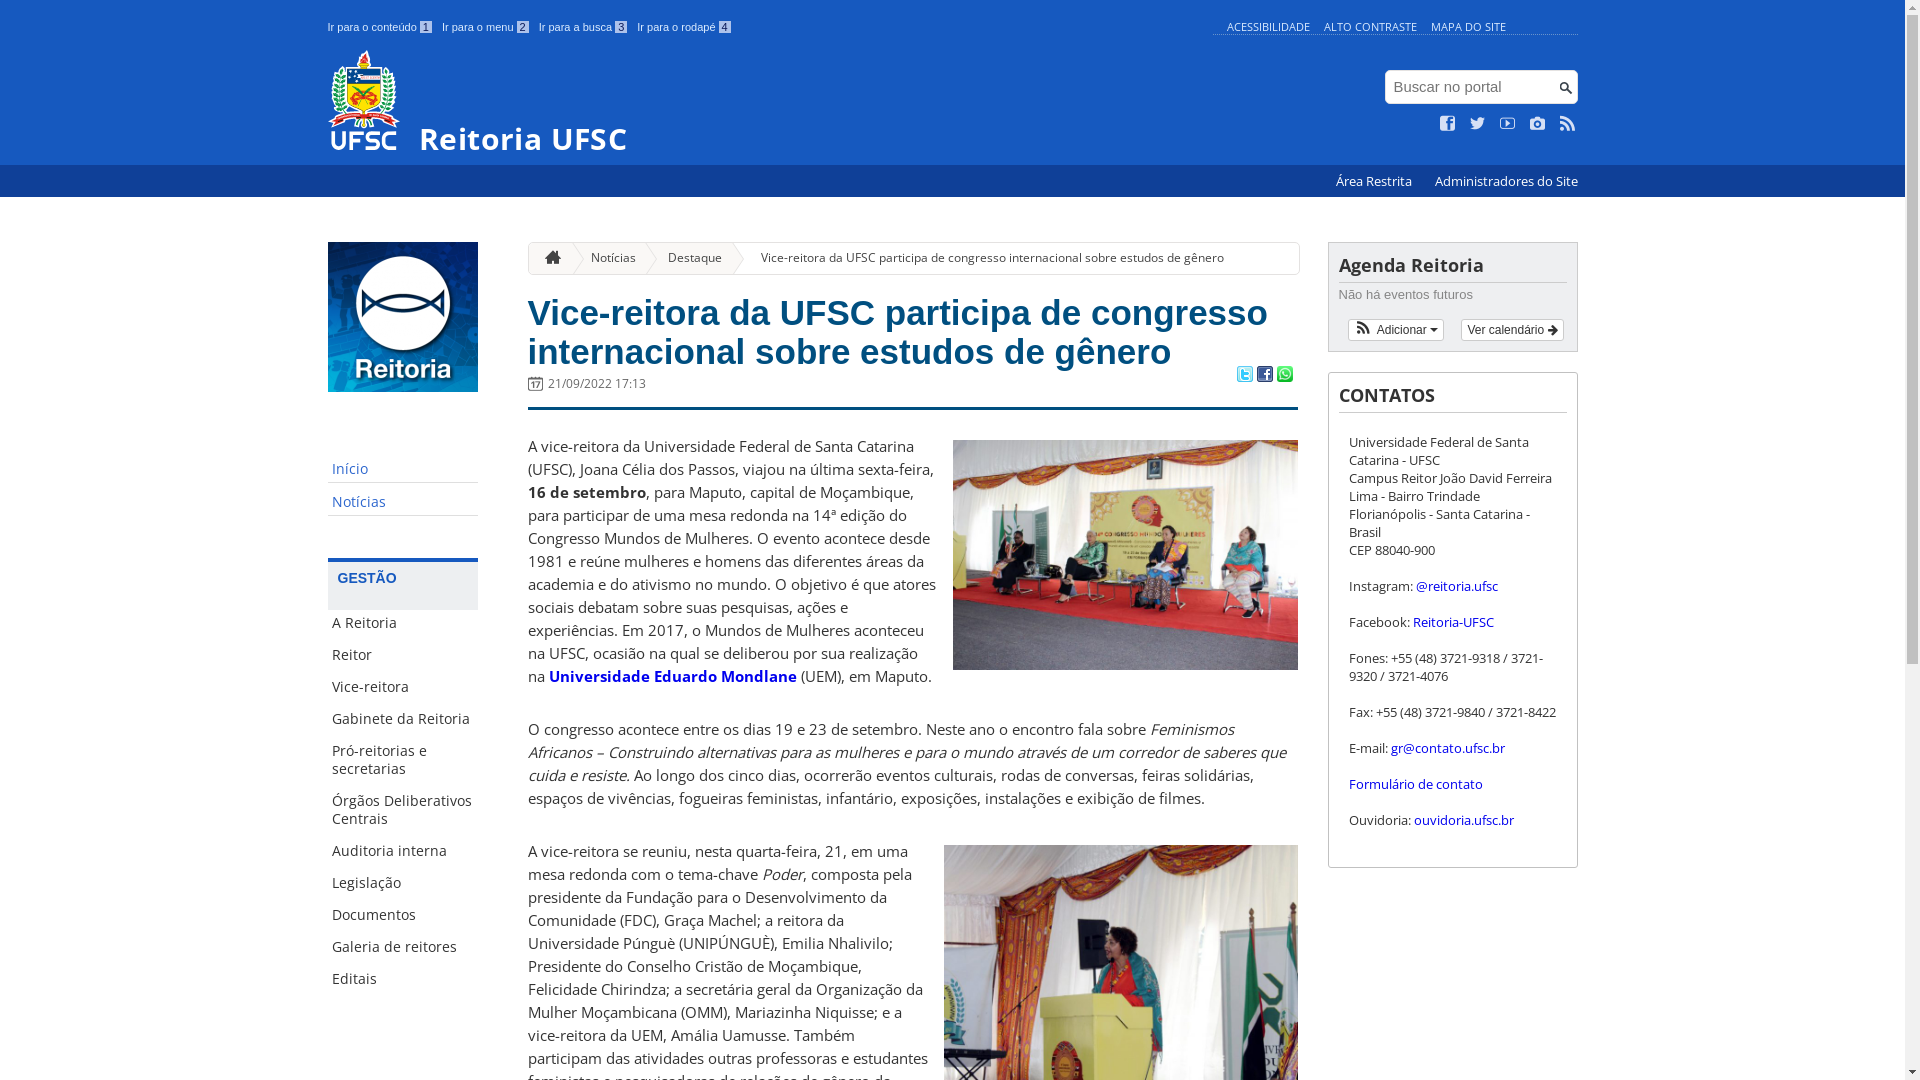  What do you see at coordinates (1468, 756) in the screenshot?
I see `'gr@contato.ufsc.br'` at bounding box center [1468, 756].